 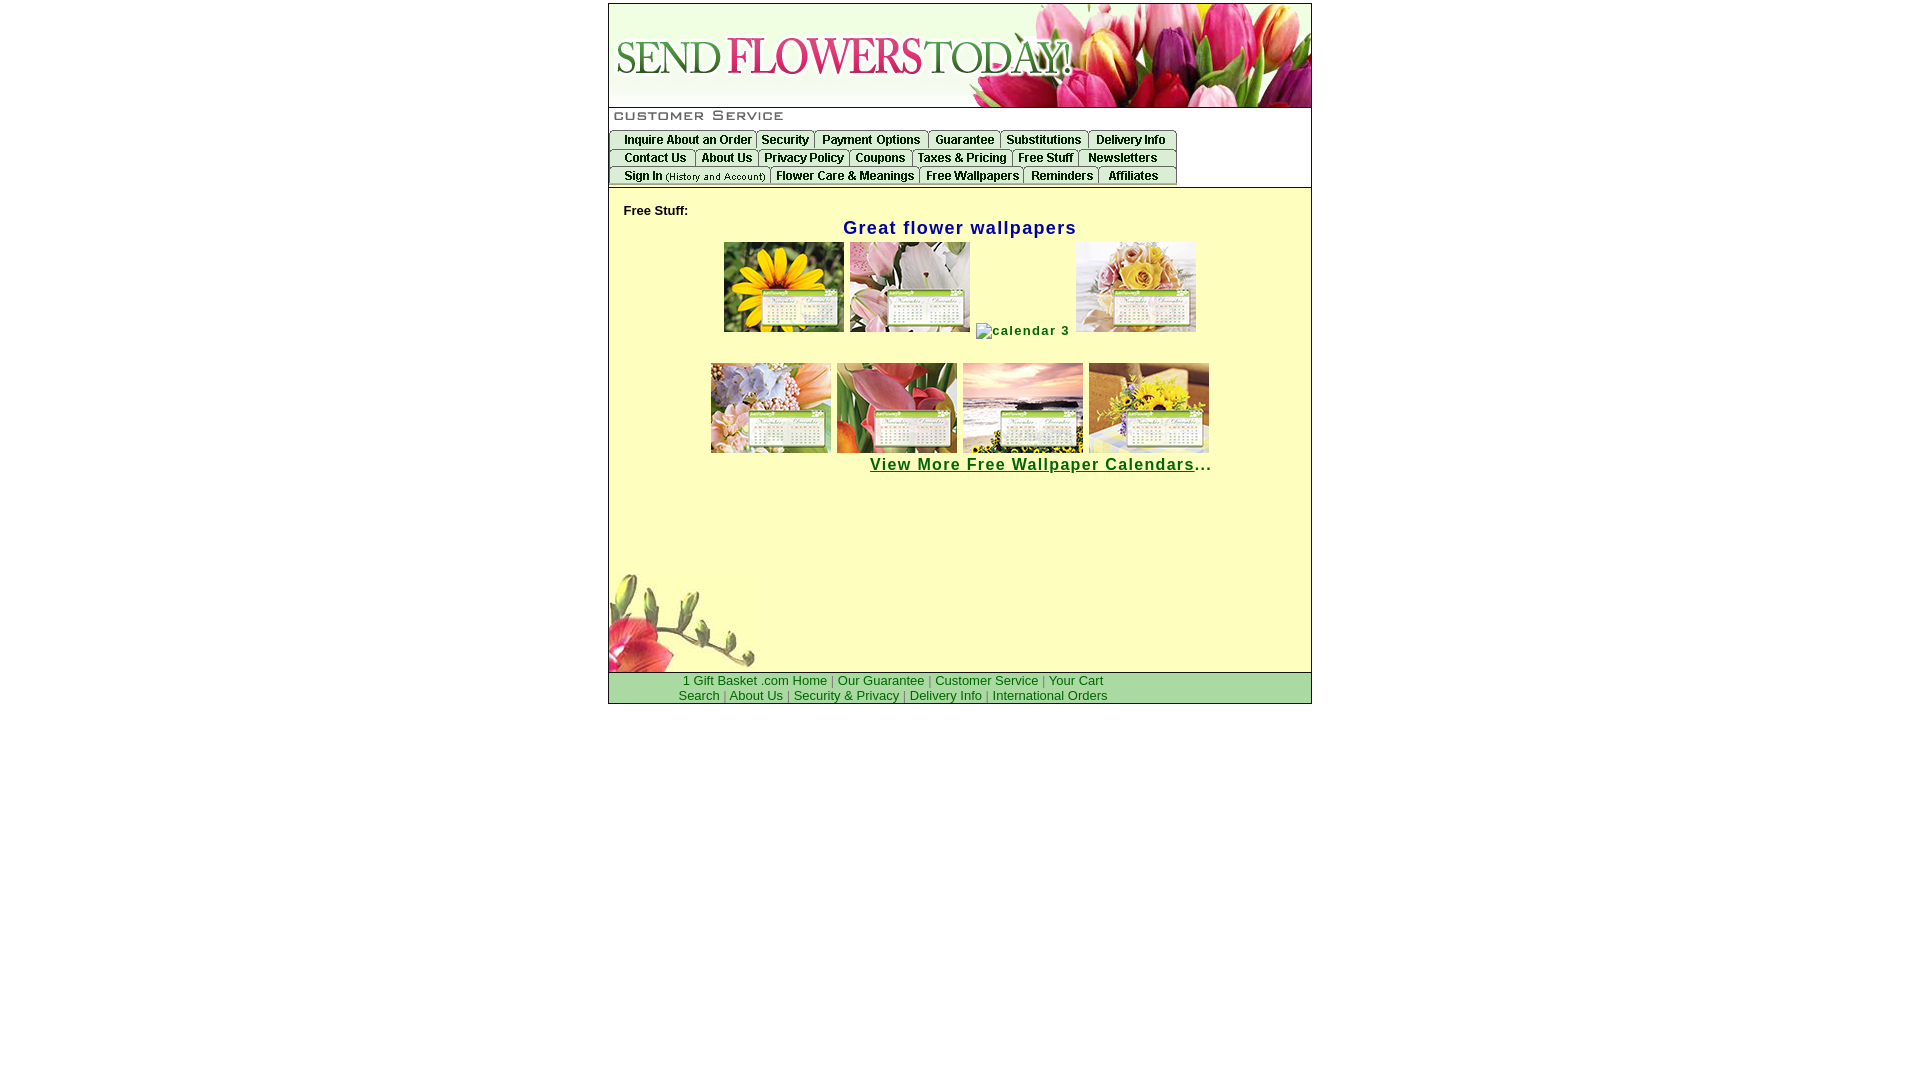 I want to click on 'Security & Privacy', so click(x=846, y=694).